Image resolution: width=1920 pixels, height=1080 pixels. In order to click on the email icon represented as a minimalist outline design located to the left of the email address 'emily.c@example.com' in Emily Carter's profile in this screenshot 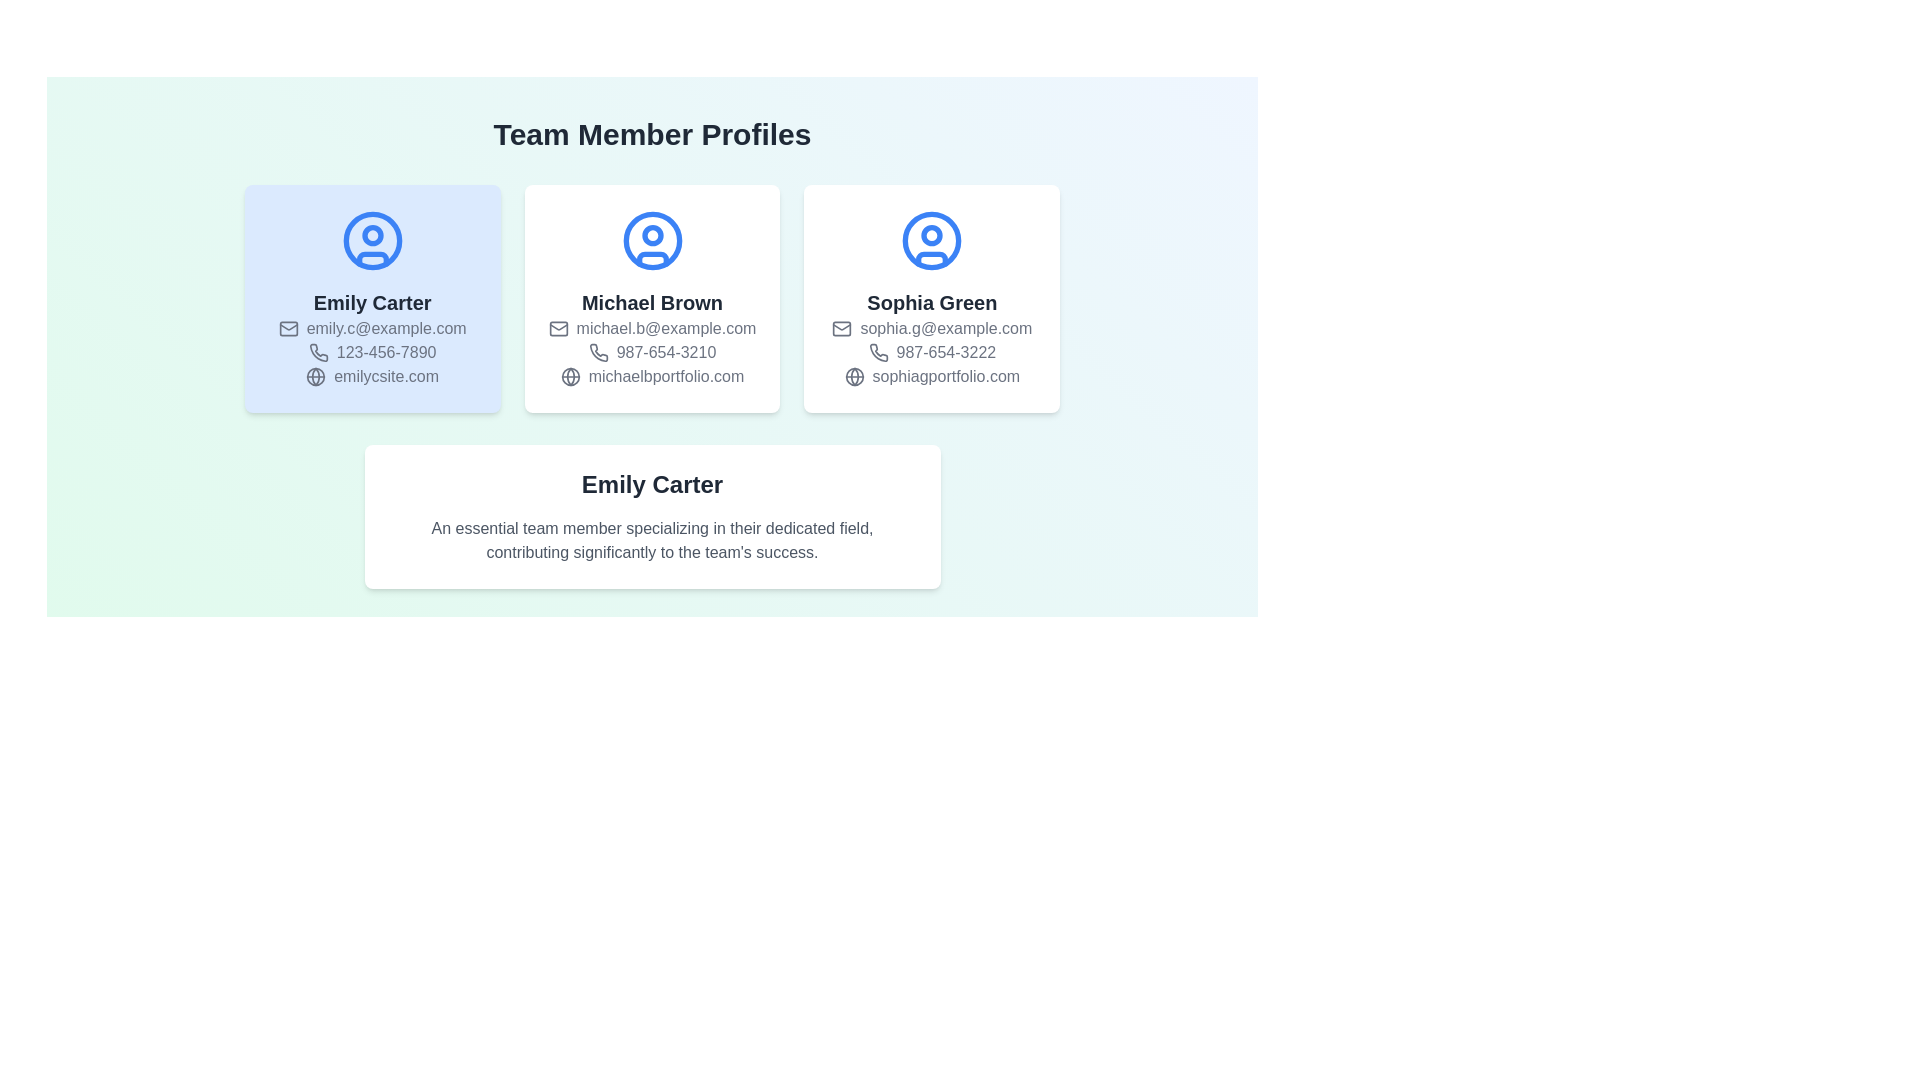, I will do `click(287, 327)`.